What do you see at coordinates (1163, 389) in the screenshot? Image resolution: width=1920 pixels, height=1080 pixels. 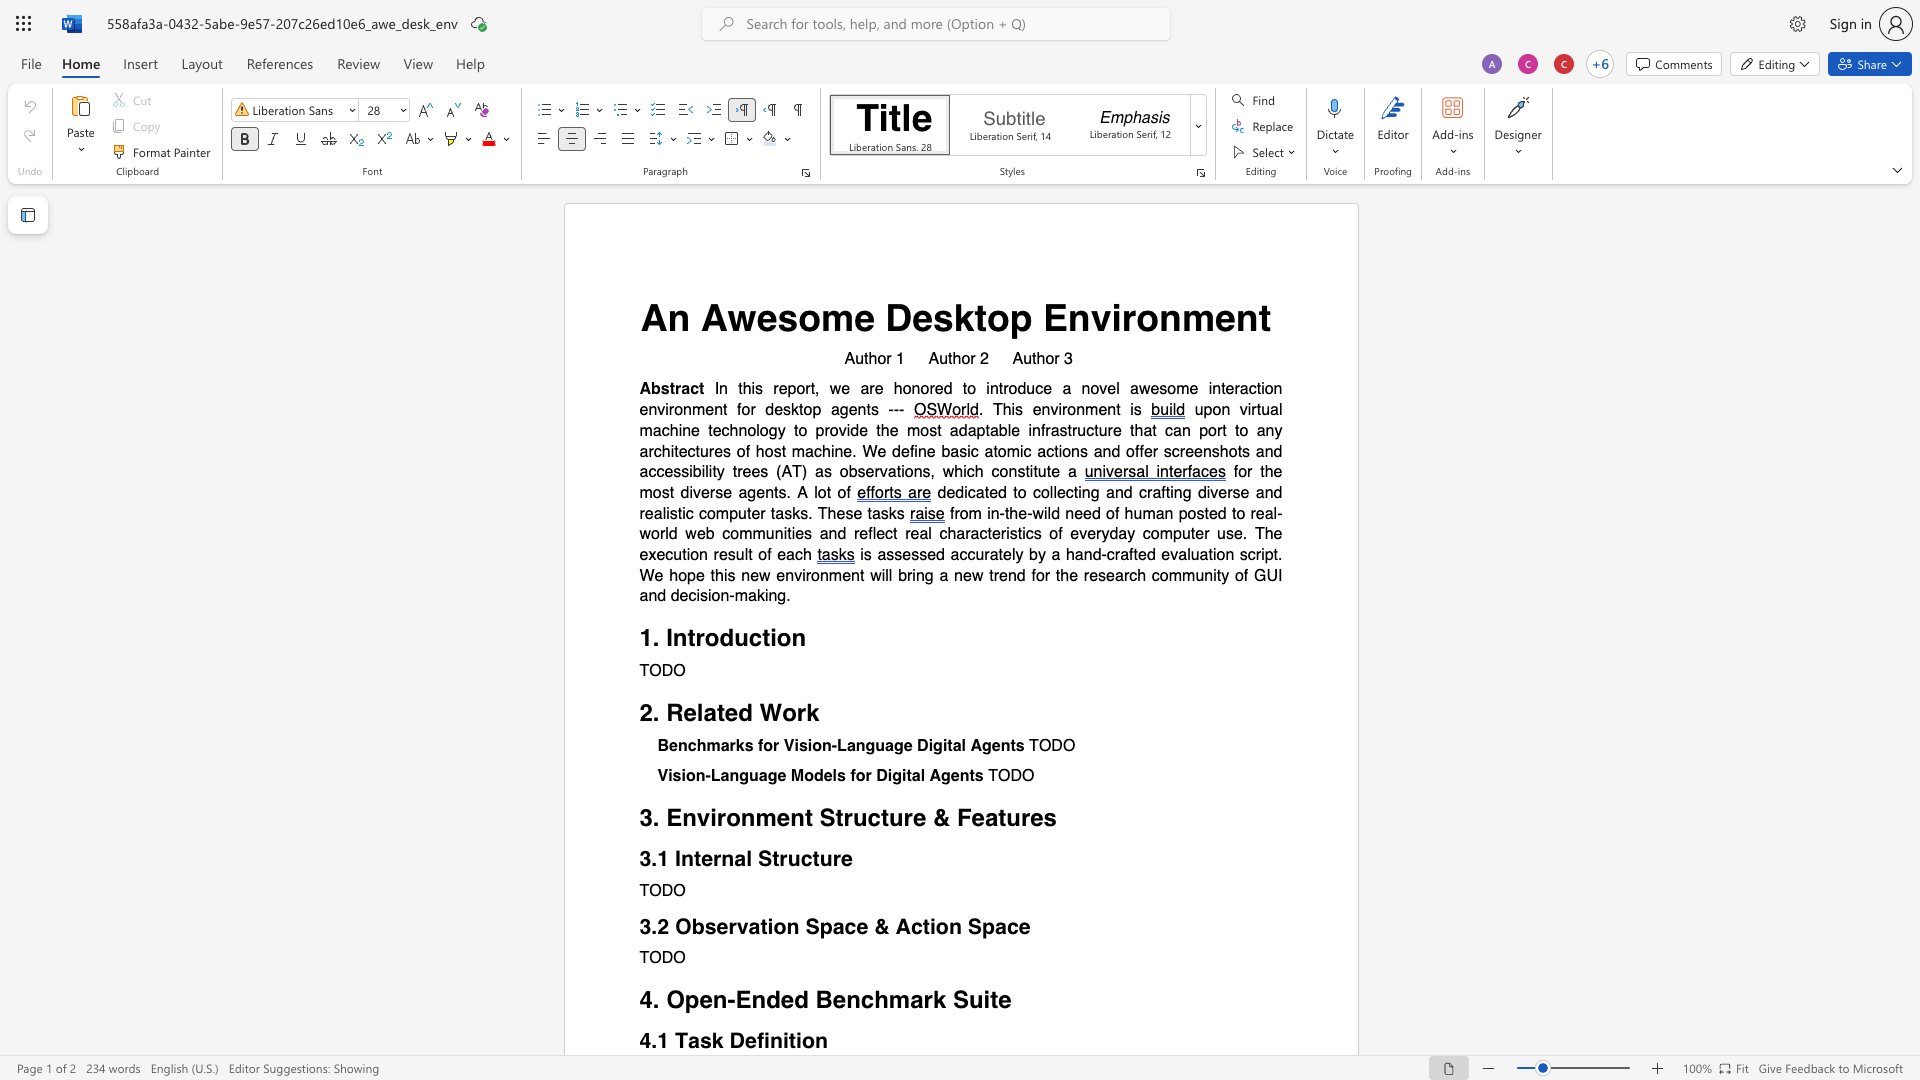 I see `the 2th character "s" in the text` at bounding box center [1163, 389].